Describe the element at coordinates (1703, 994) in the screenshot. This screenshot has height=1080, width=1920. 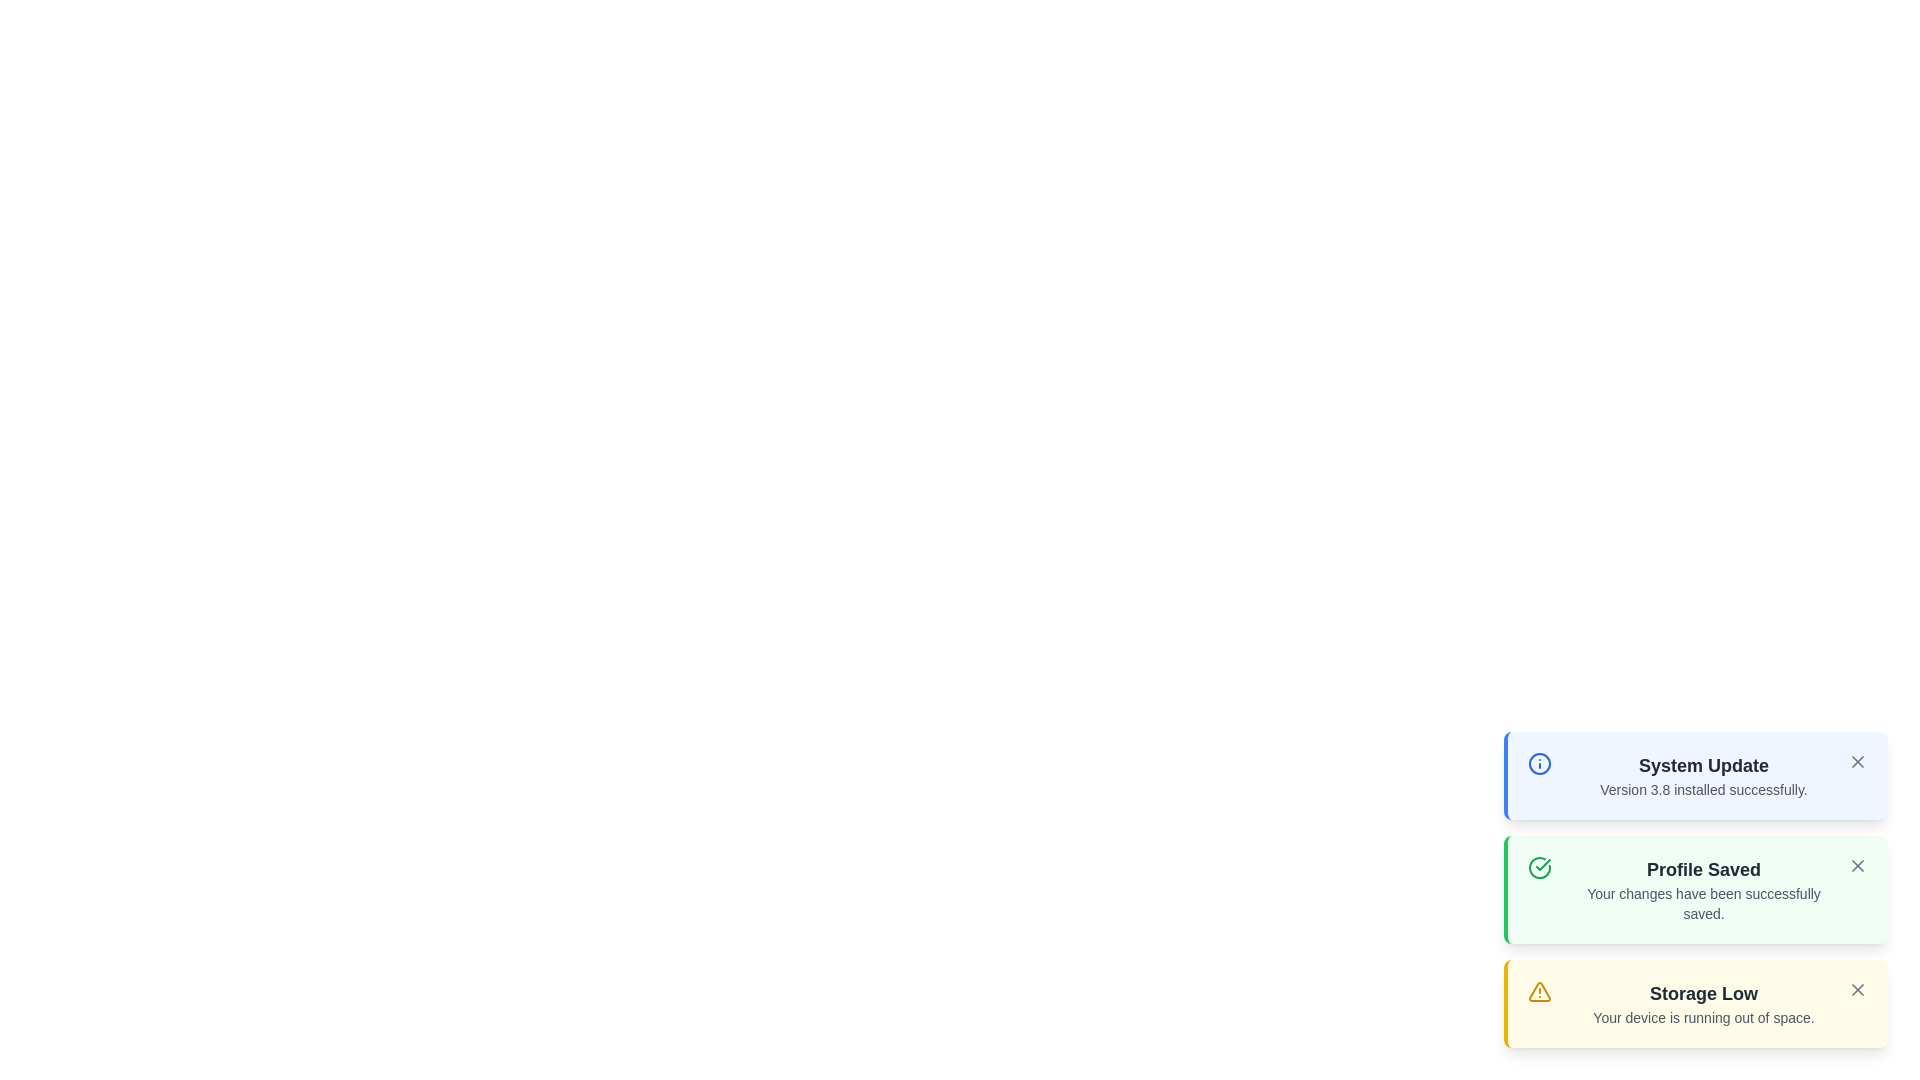
I see `the text content of the notification titled Storage Low` at that location.